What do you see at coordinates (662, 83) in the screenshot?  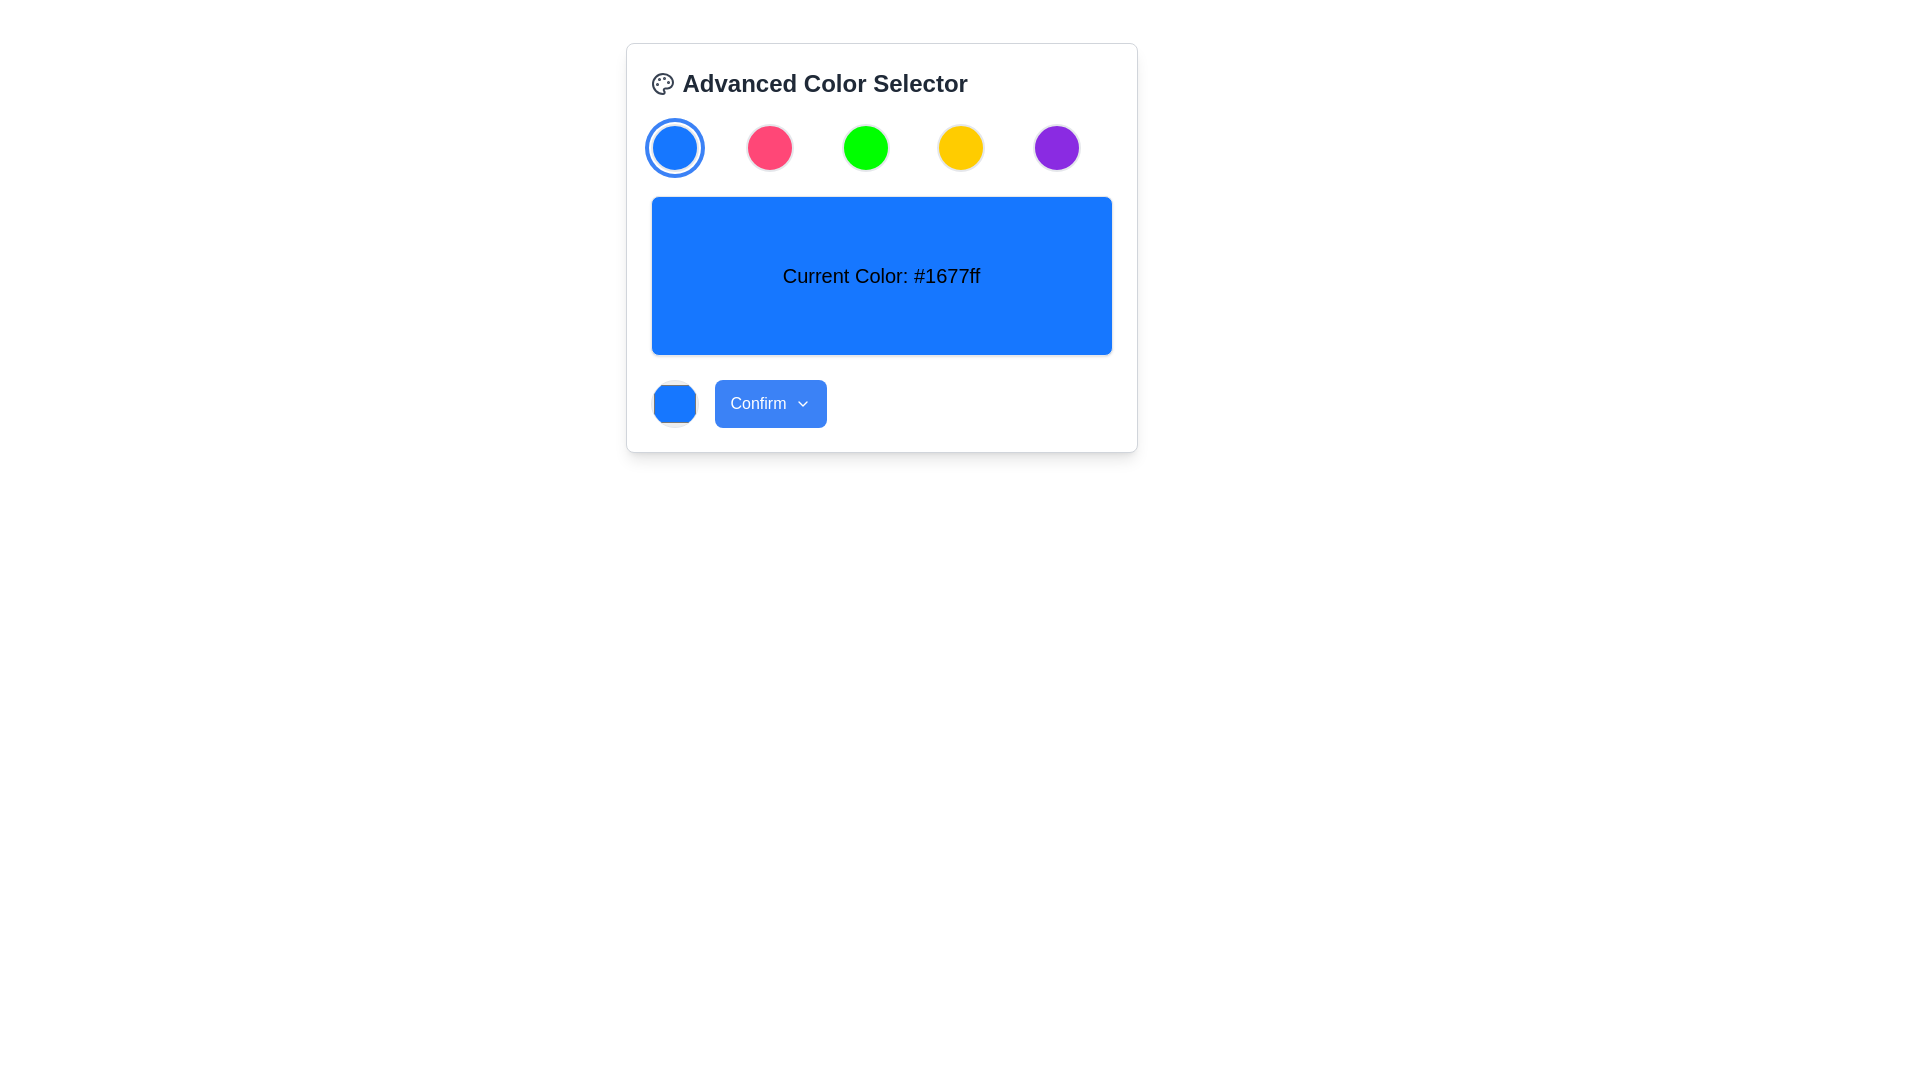 I see `the semi-circular palette icon in the upper-left corner of the Advanced Color Selector interface, which is part of the color selector icon set` at bounding box center [662, 83].